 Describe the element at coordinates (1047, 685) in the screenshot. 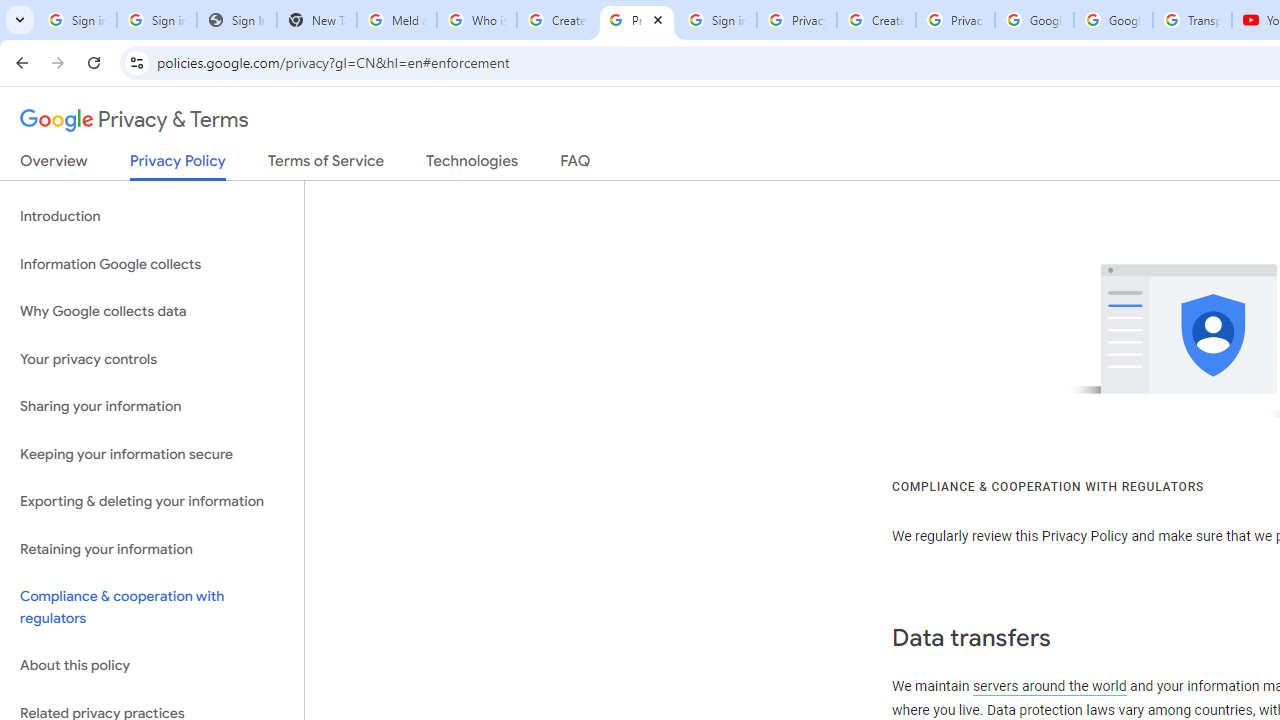

I see `'servers around the world'` at that location.